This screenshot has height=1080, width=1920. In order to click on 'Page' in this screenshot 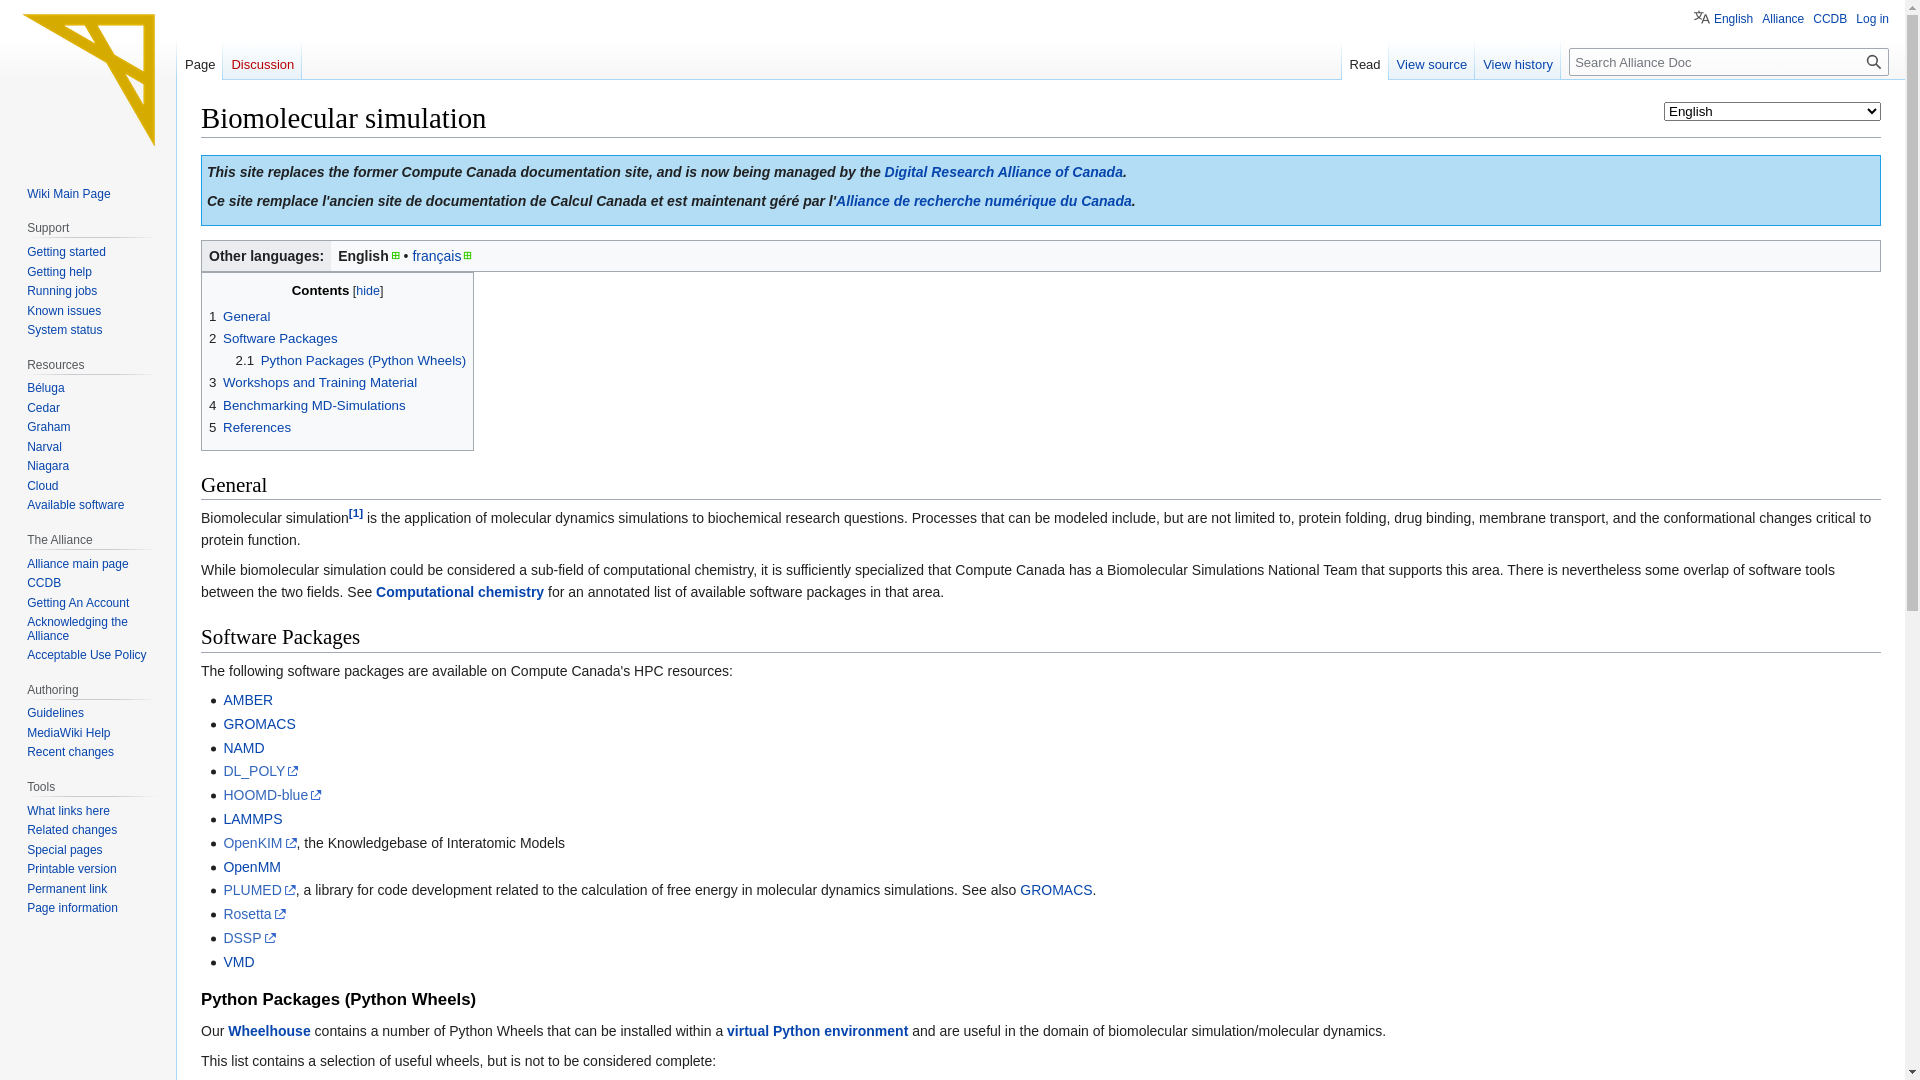, I will do `click(200, 59)`.